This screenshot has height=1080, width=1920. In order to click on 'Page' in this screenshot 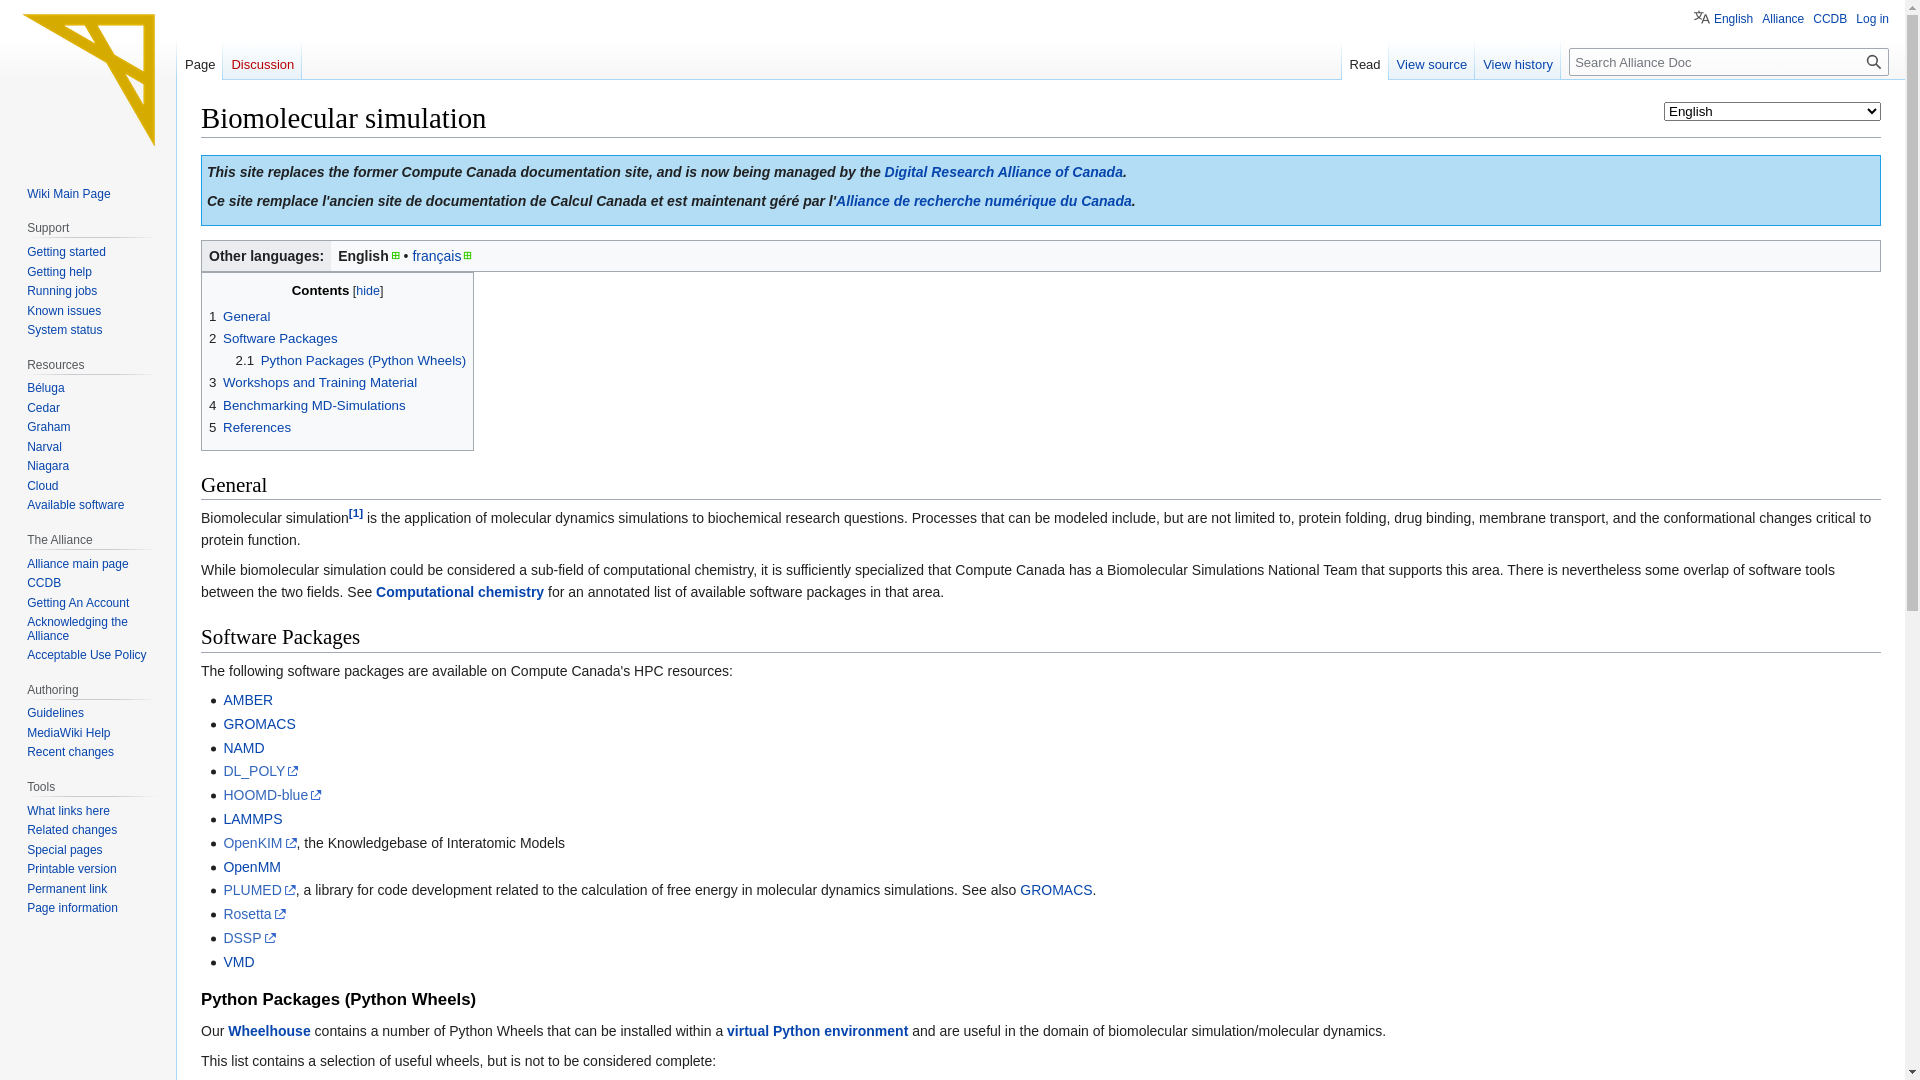, I will do `click(200, 59)`.